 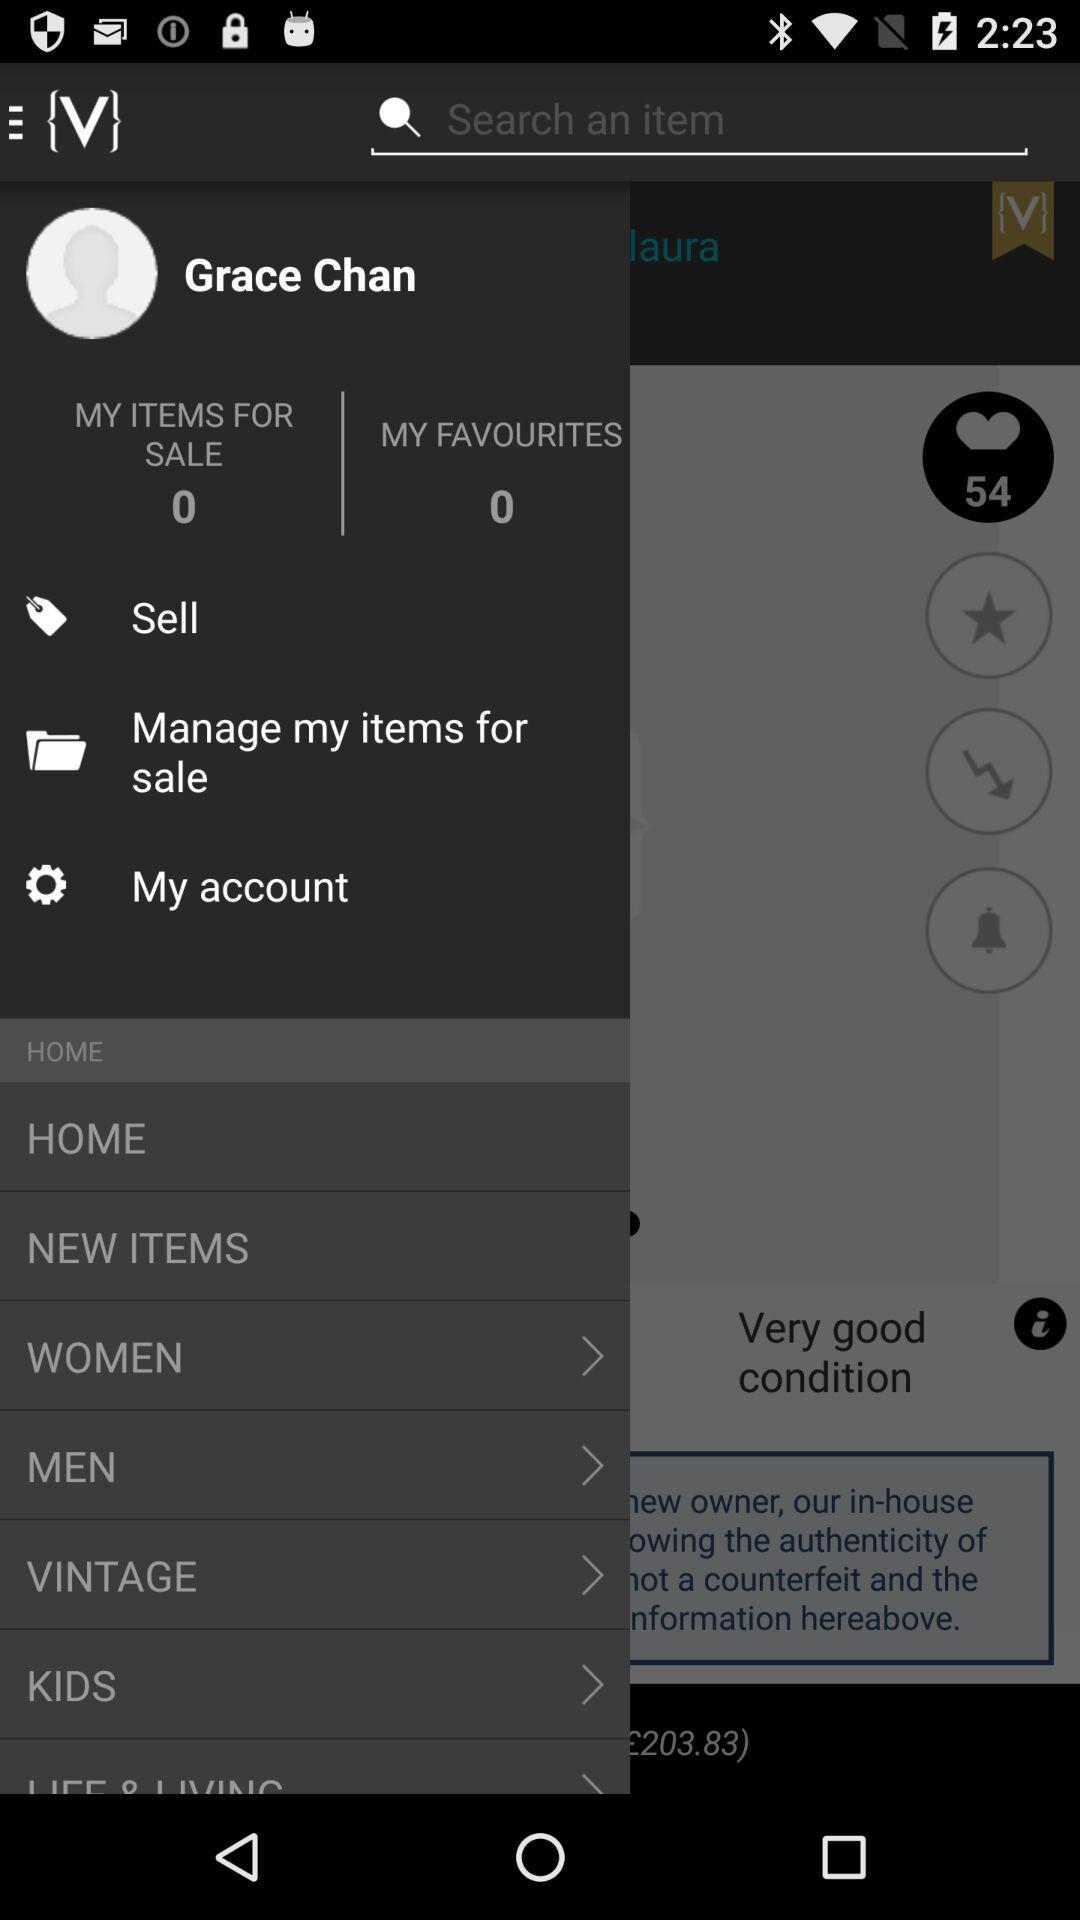 What do you see at coordinates (987, 657) in the screenshot?
I see `the star icon` at bounding box center [987, 657].